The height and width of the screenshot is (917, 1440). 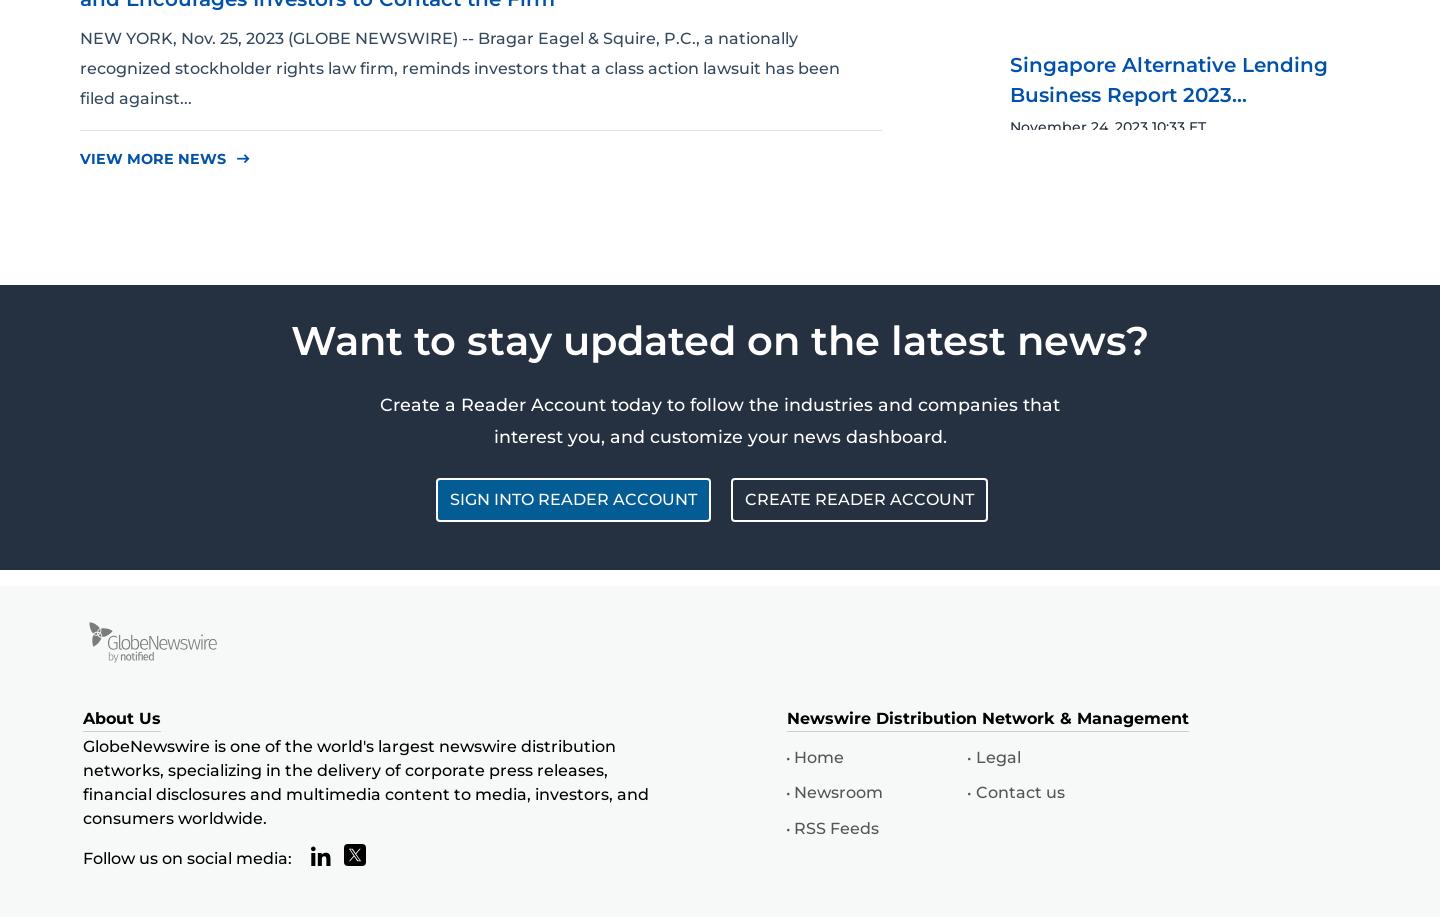 What do you see at coordinates (836, 827) in the screenshot?
I see `'RSS Feeds'` at bounding box center [836, 827].